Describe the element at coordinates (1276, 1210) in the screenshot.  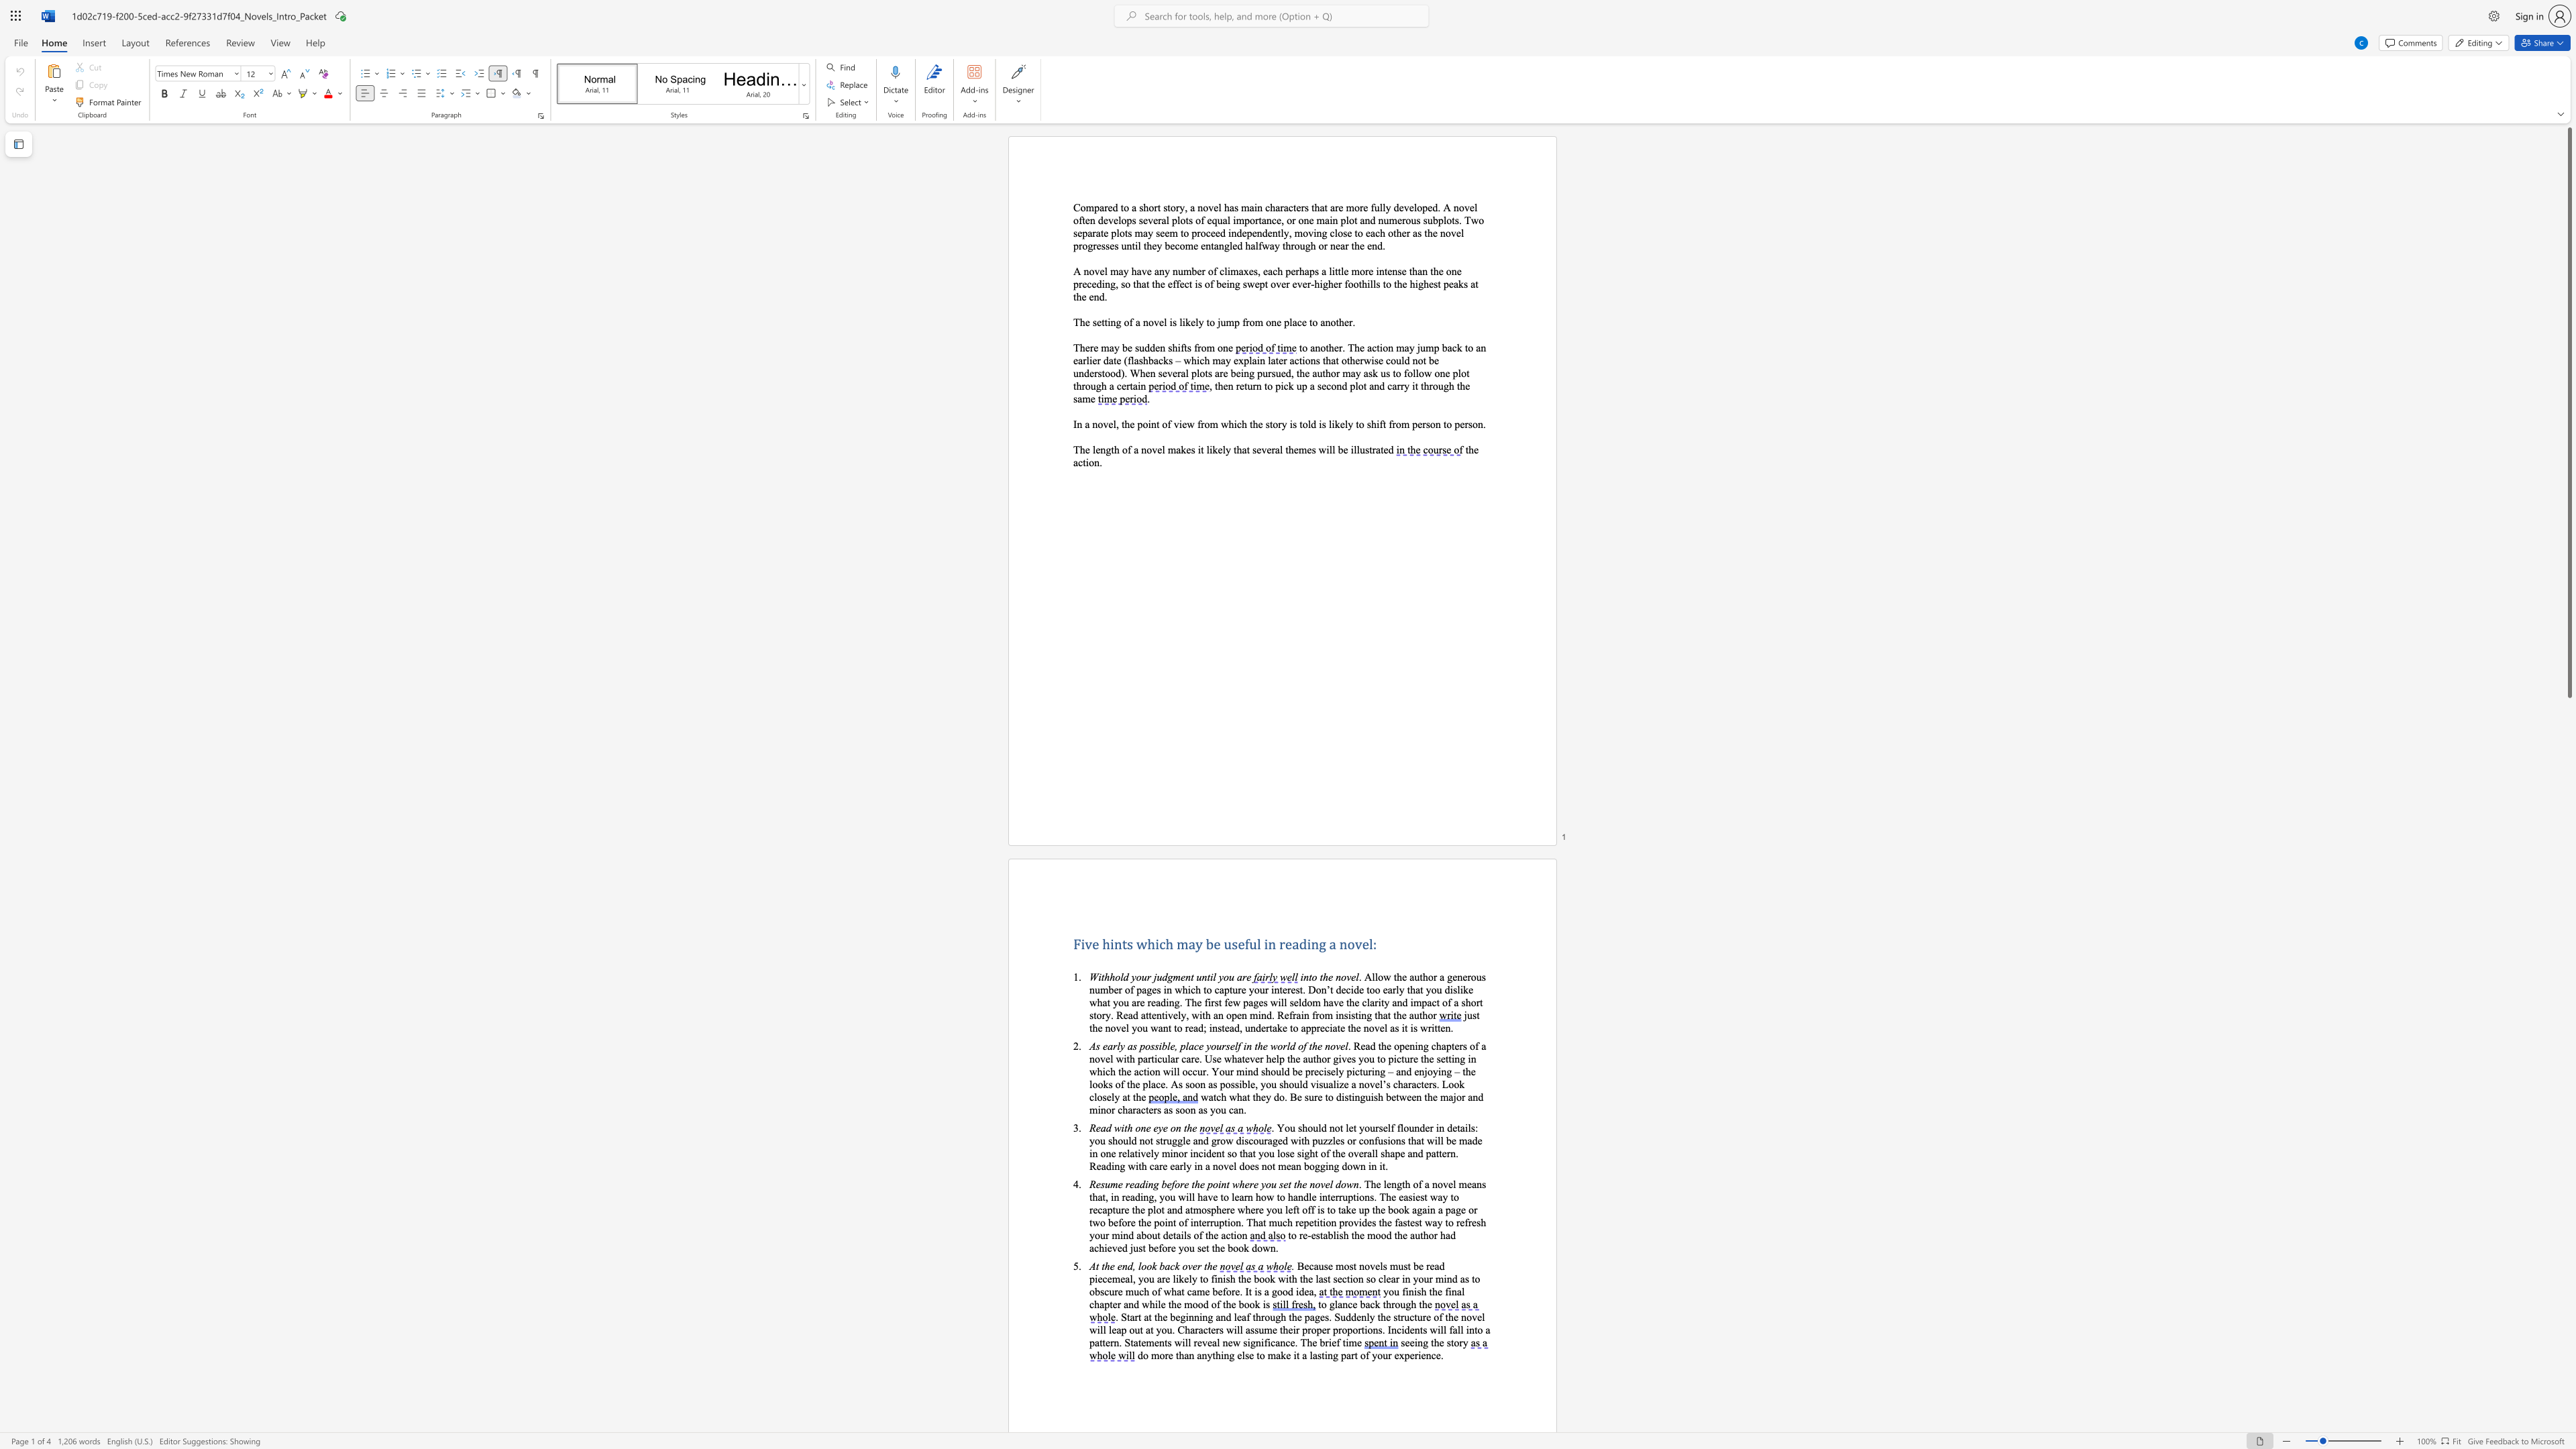
I see `the subset text "u left off is to take up the bo" within the text ". The length of a novel means that, in reading, you will have to learn how to handle interruptions. The easiest way to recapture the plot and atmosphere where you left off is to take up the book again a page or two before the point of interruption. That much repetition"` at that location.